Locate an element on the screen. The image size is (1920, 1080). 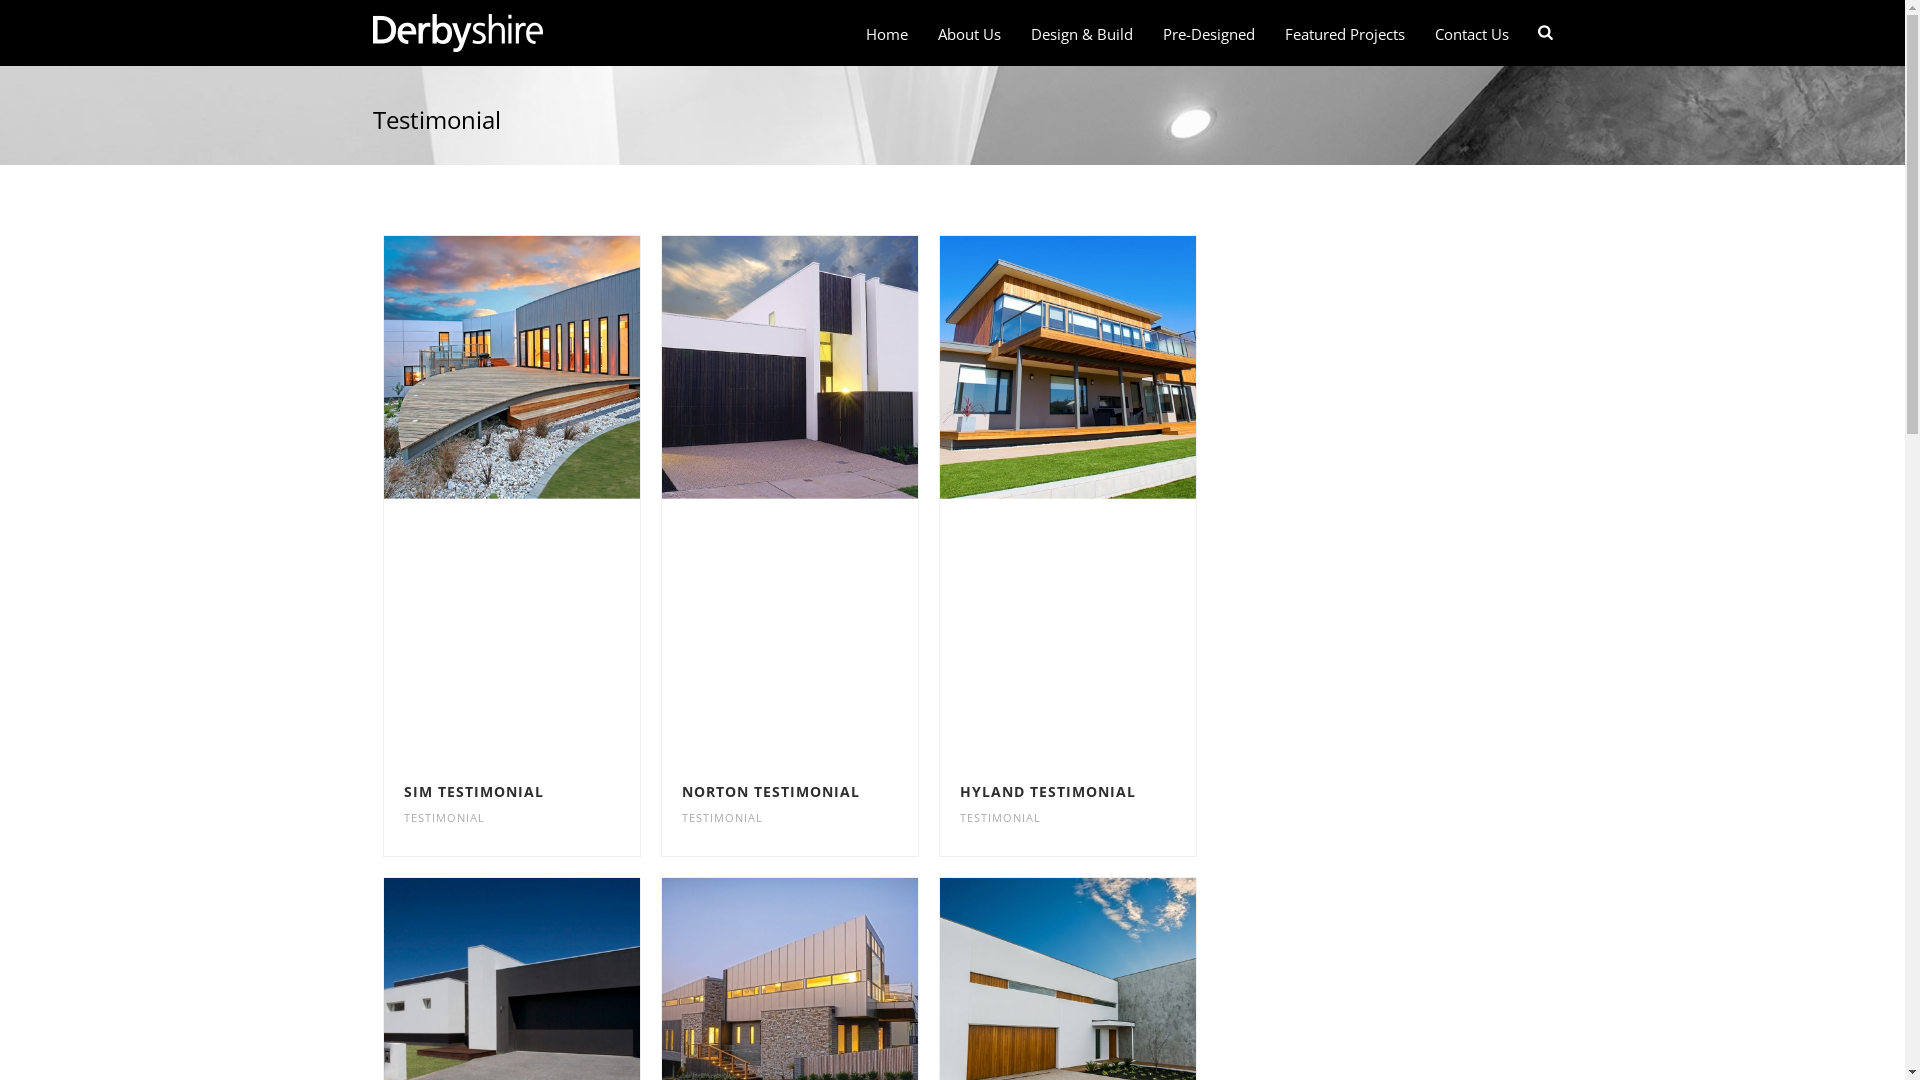
'Featured Projects' is located at coordinates (1344, 34).